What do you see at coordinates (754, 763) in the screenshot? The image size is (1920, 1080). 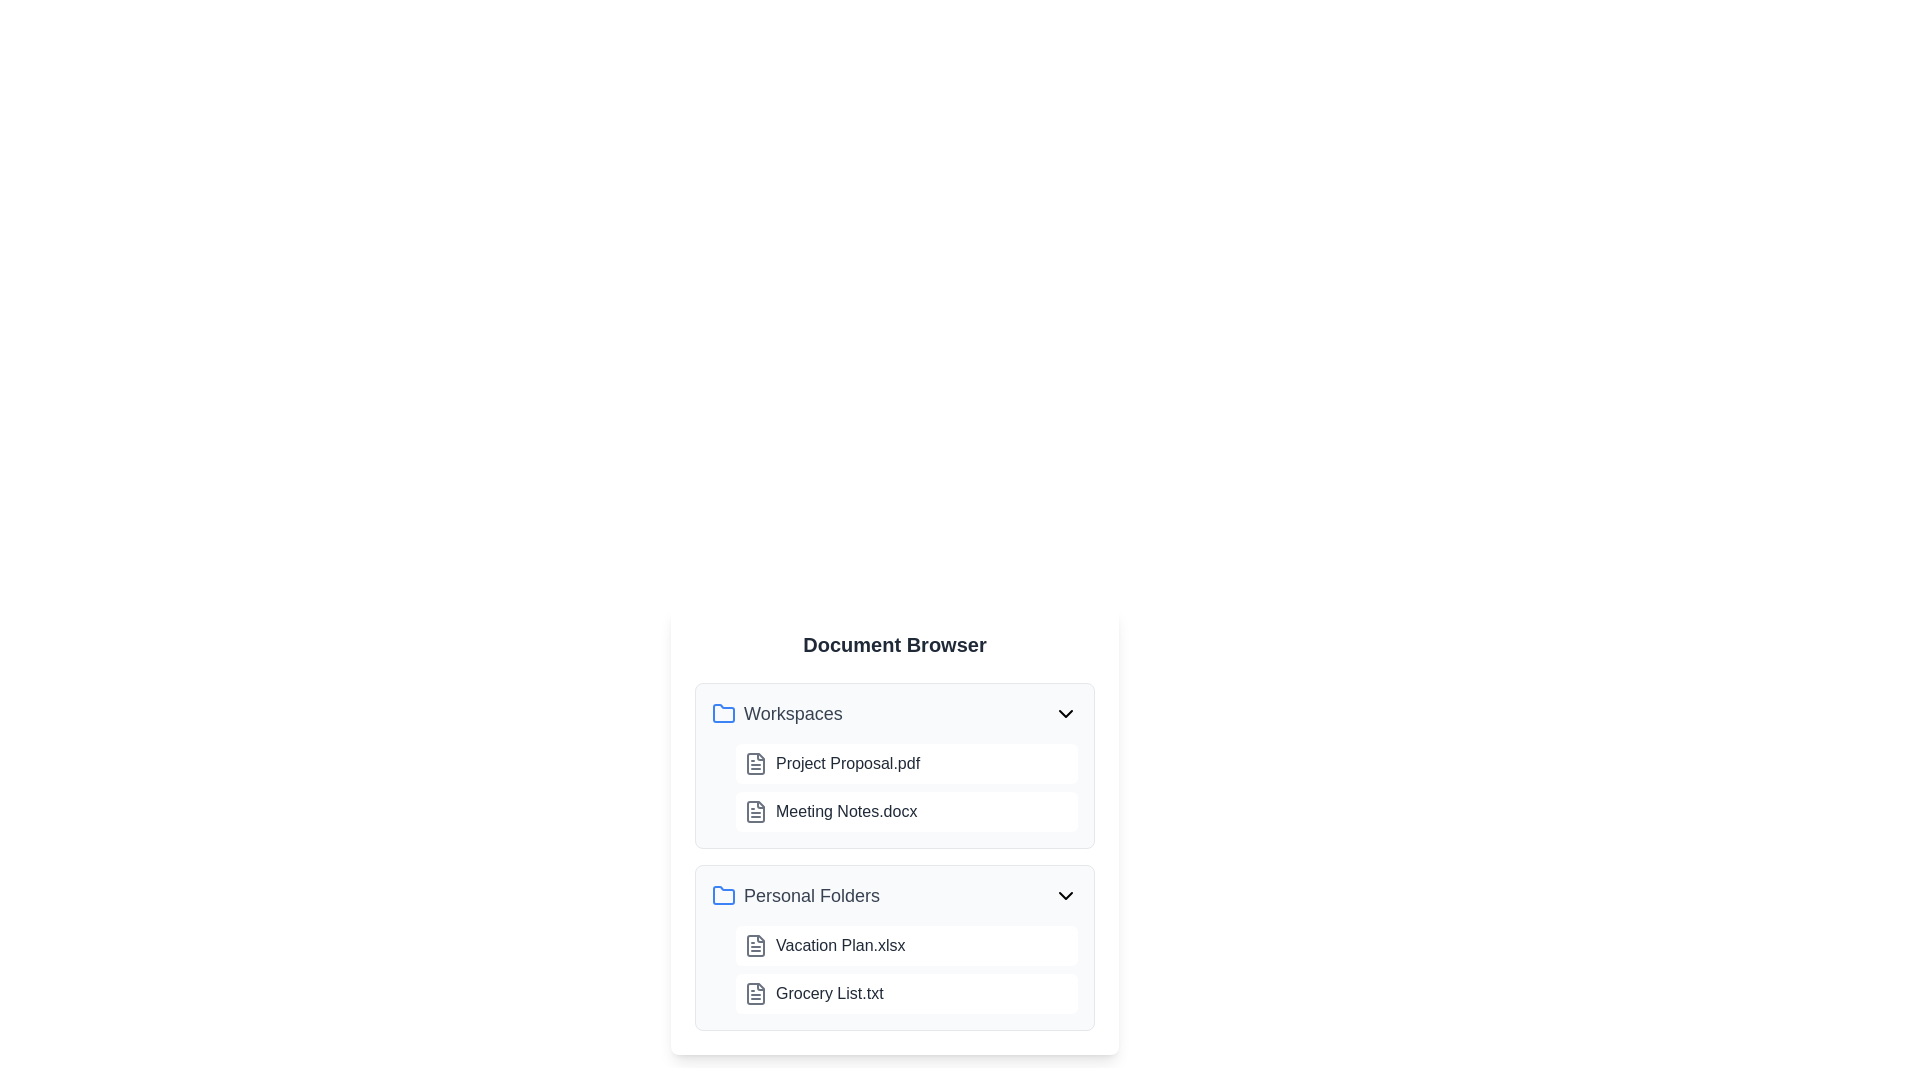 I see `the document icon representing 'Project Proposal.pdf'` at bounding box center [754, 763].